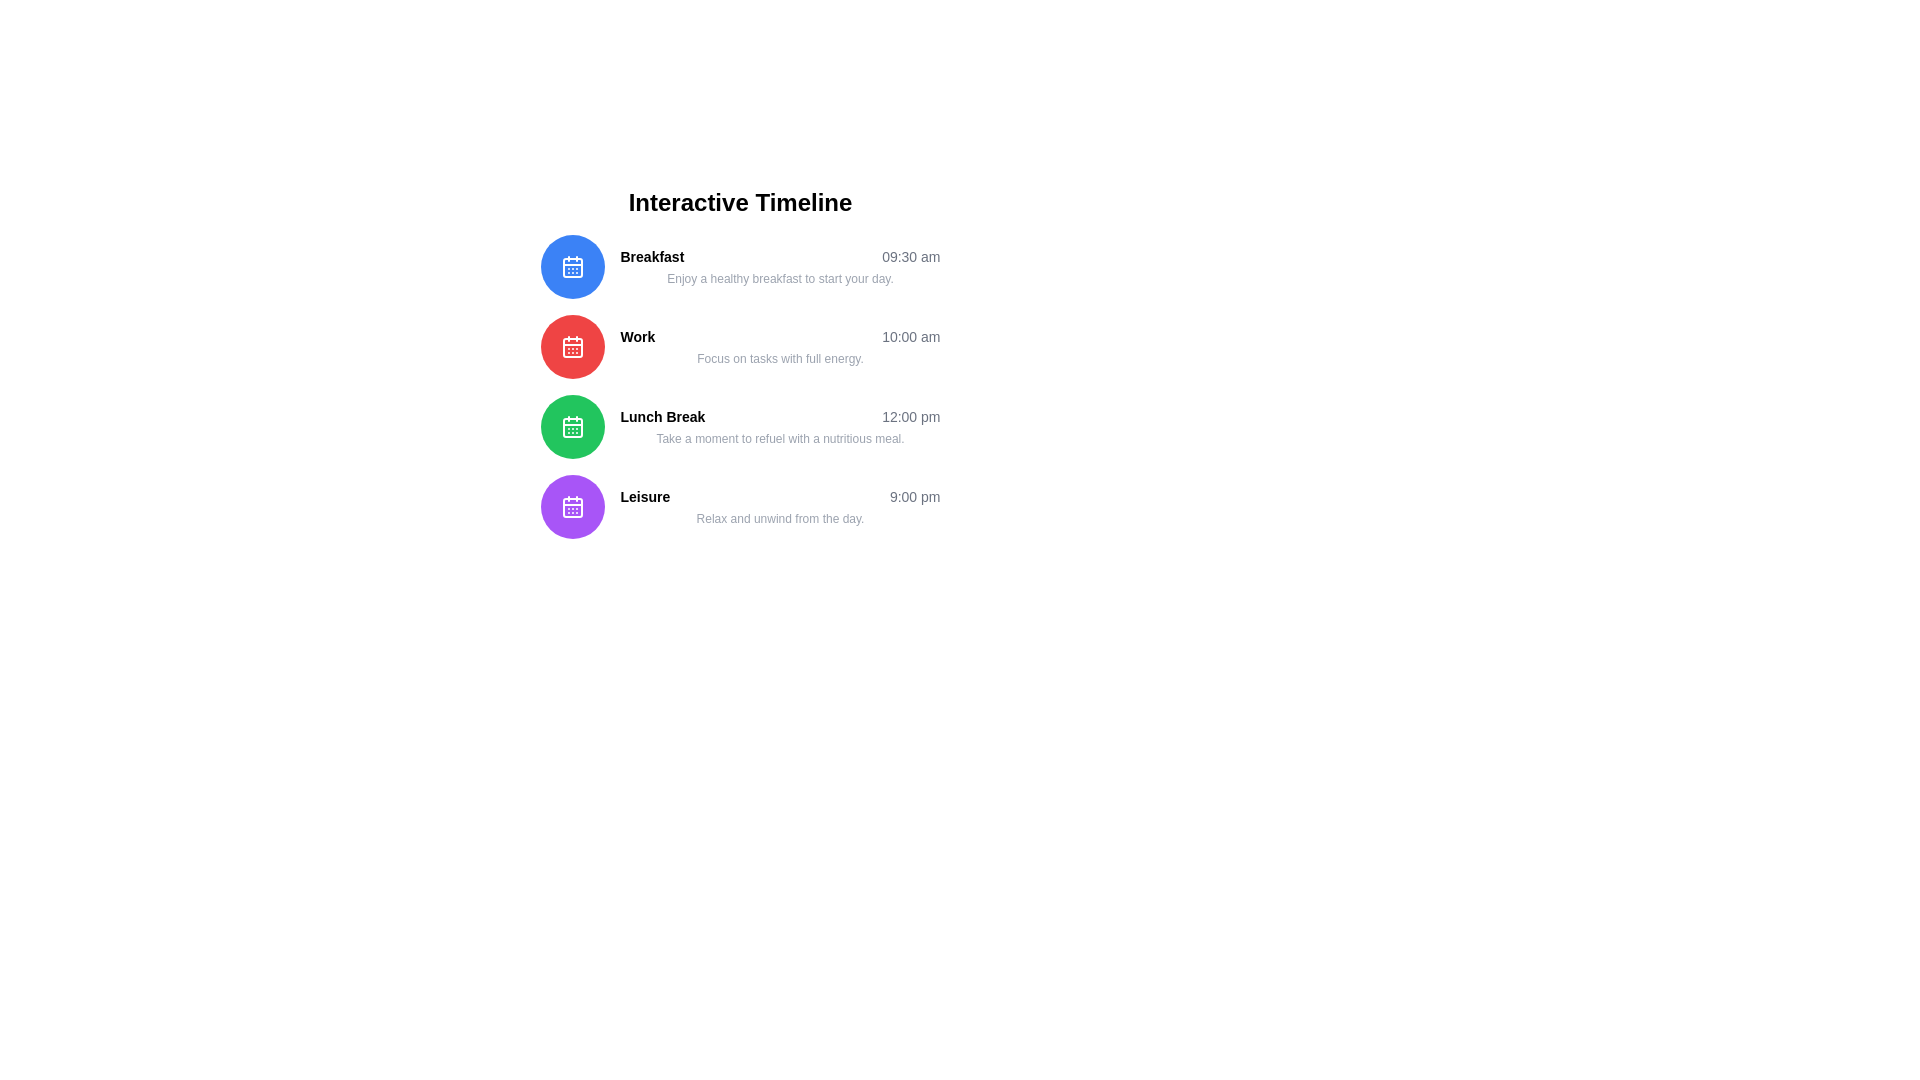  I want to click on the Text Label that describes the event 'Work' scheduled for 10:00 am, located below the 'Work' header and '10:00 am' within the vertical timeline, so click(779, 357).